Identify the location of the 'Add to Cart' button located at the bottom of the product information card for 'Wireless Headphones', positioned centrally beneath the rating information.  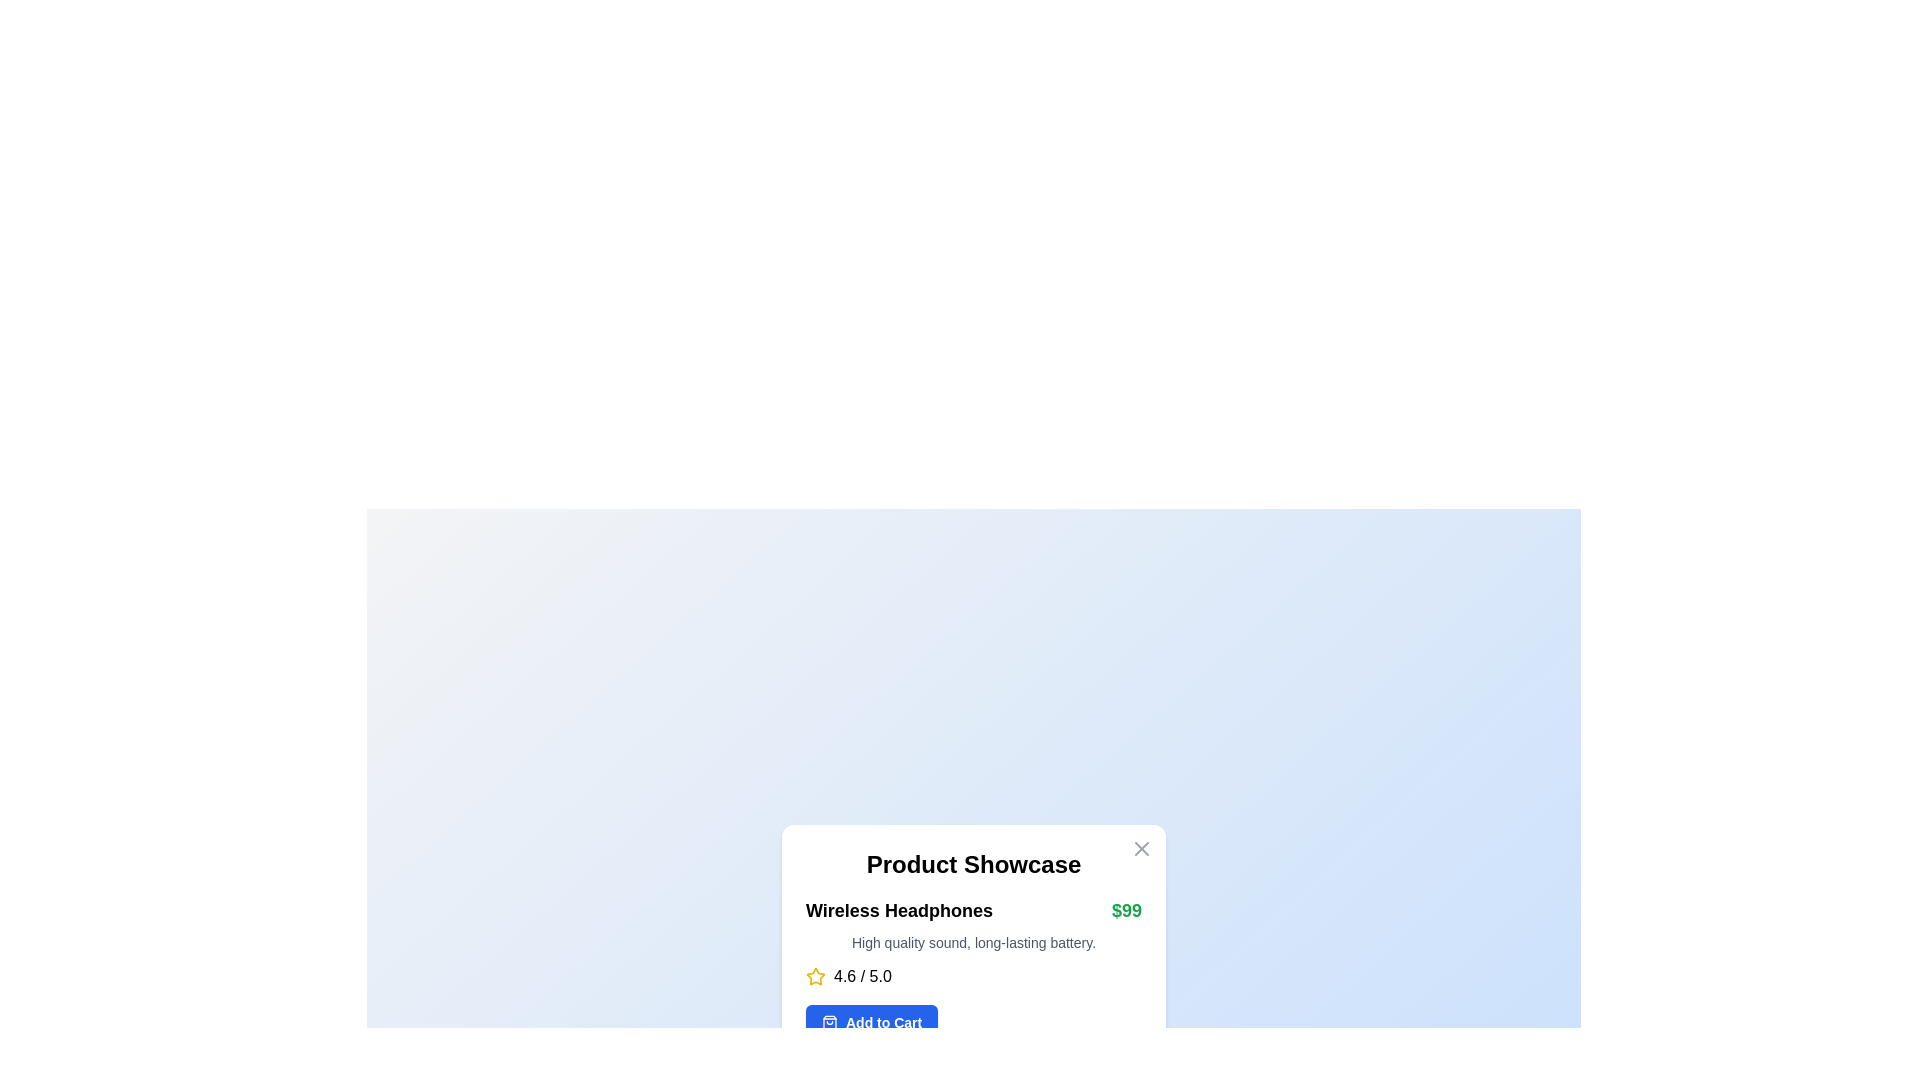
(872, 1022).